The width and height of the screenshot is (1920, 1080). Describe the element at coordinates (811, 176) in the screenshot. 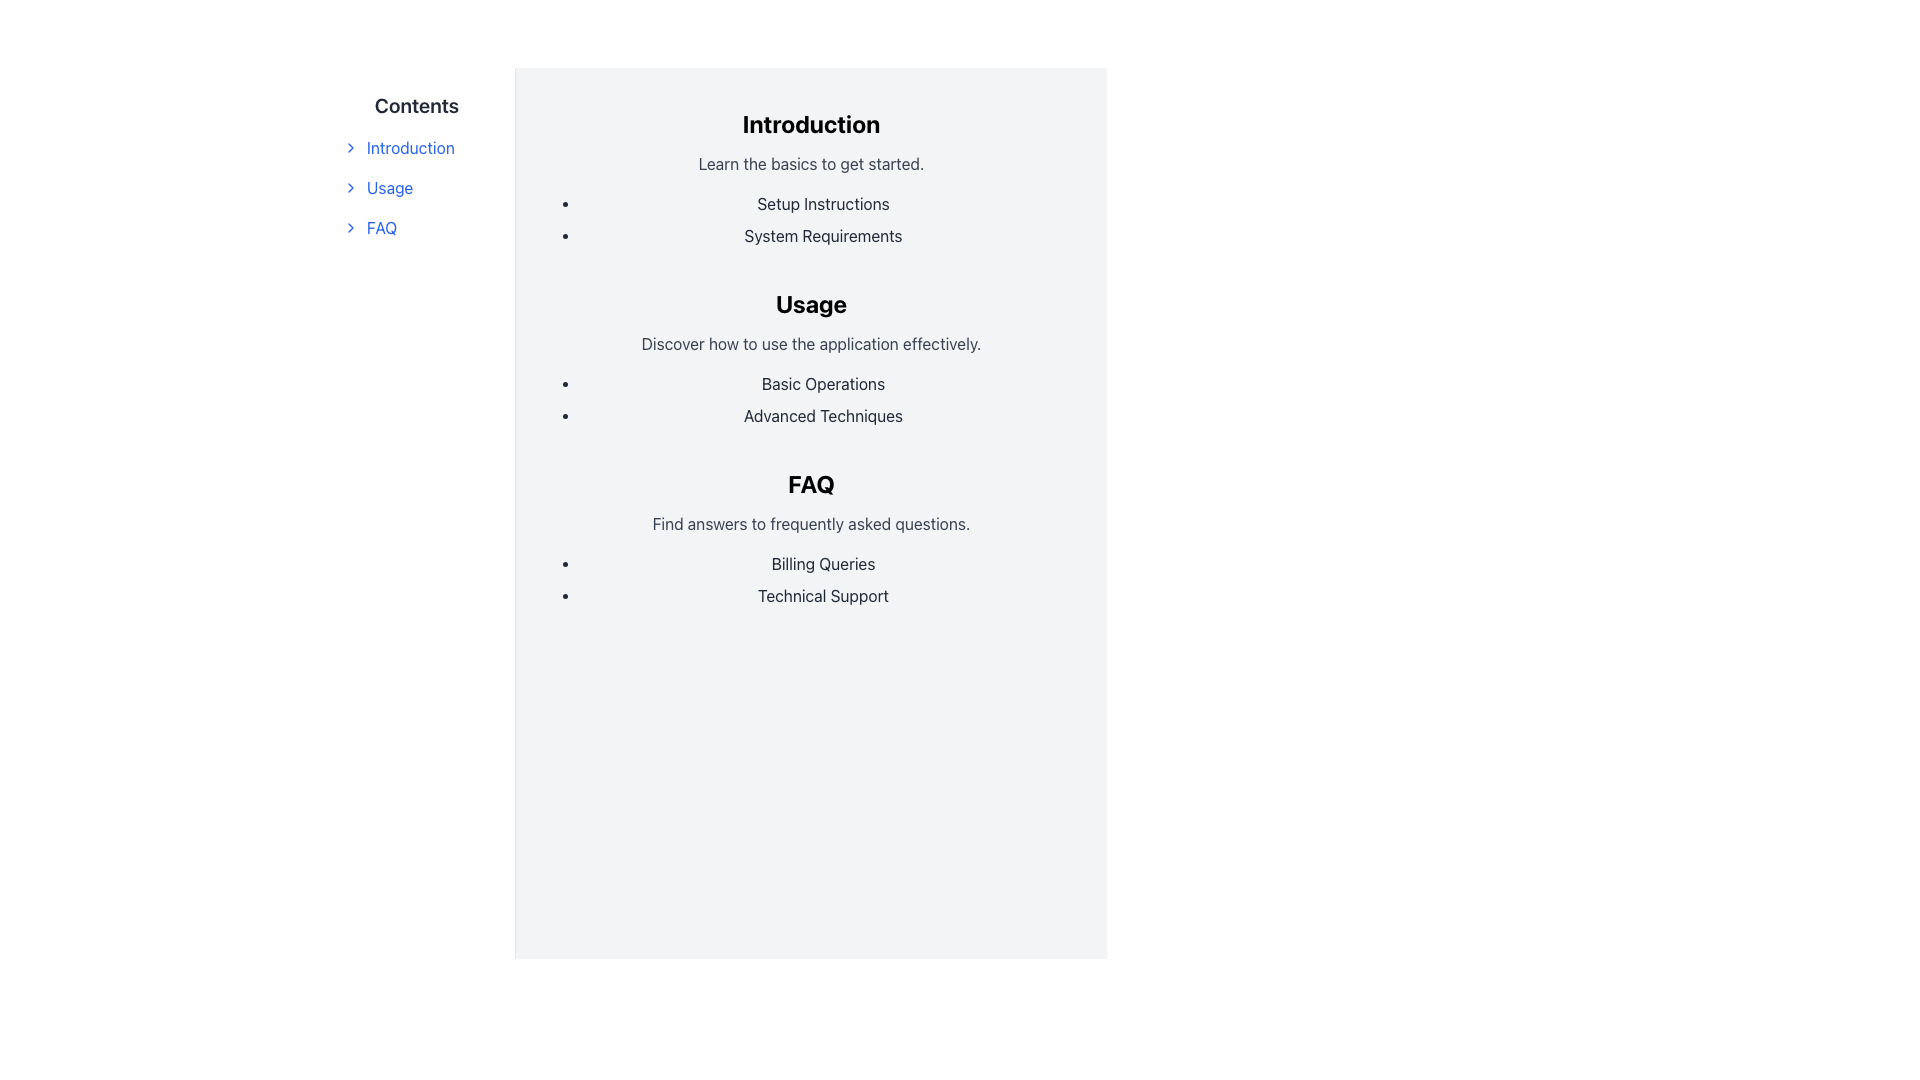

I see `Section Header titled 'Introduction' which contains a description and two bullet points for information gathering` at that location.